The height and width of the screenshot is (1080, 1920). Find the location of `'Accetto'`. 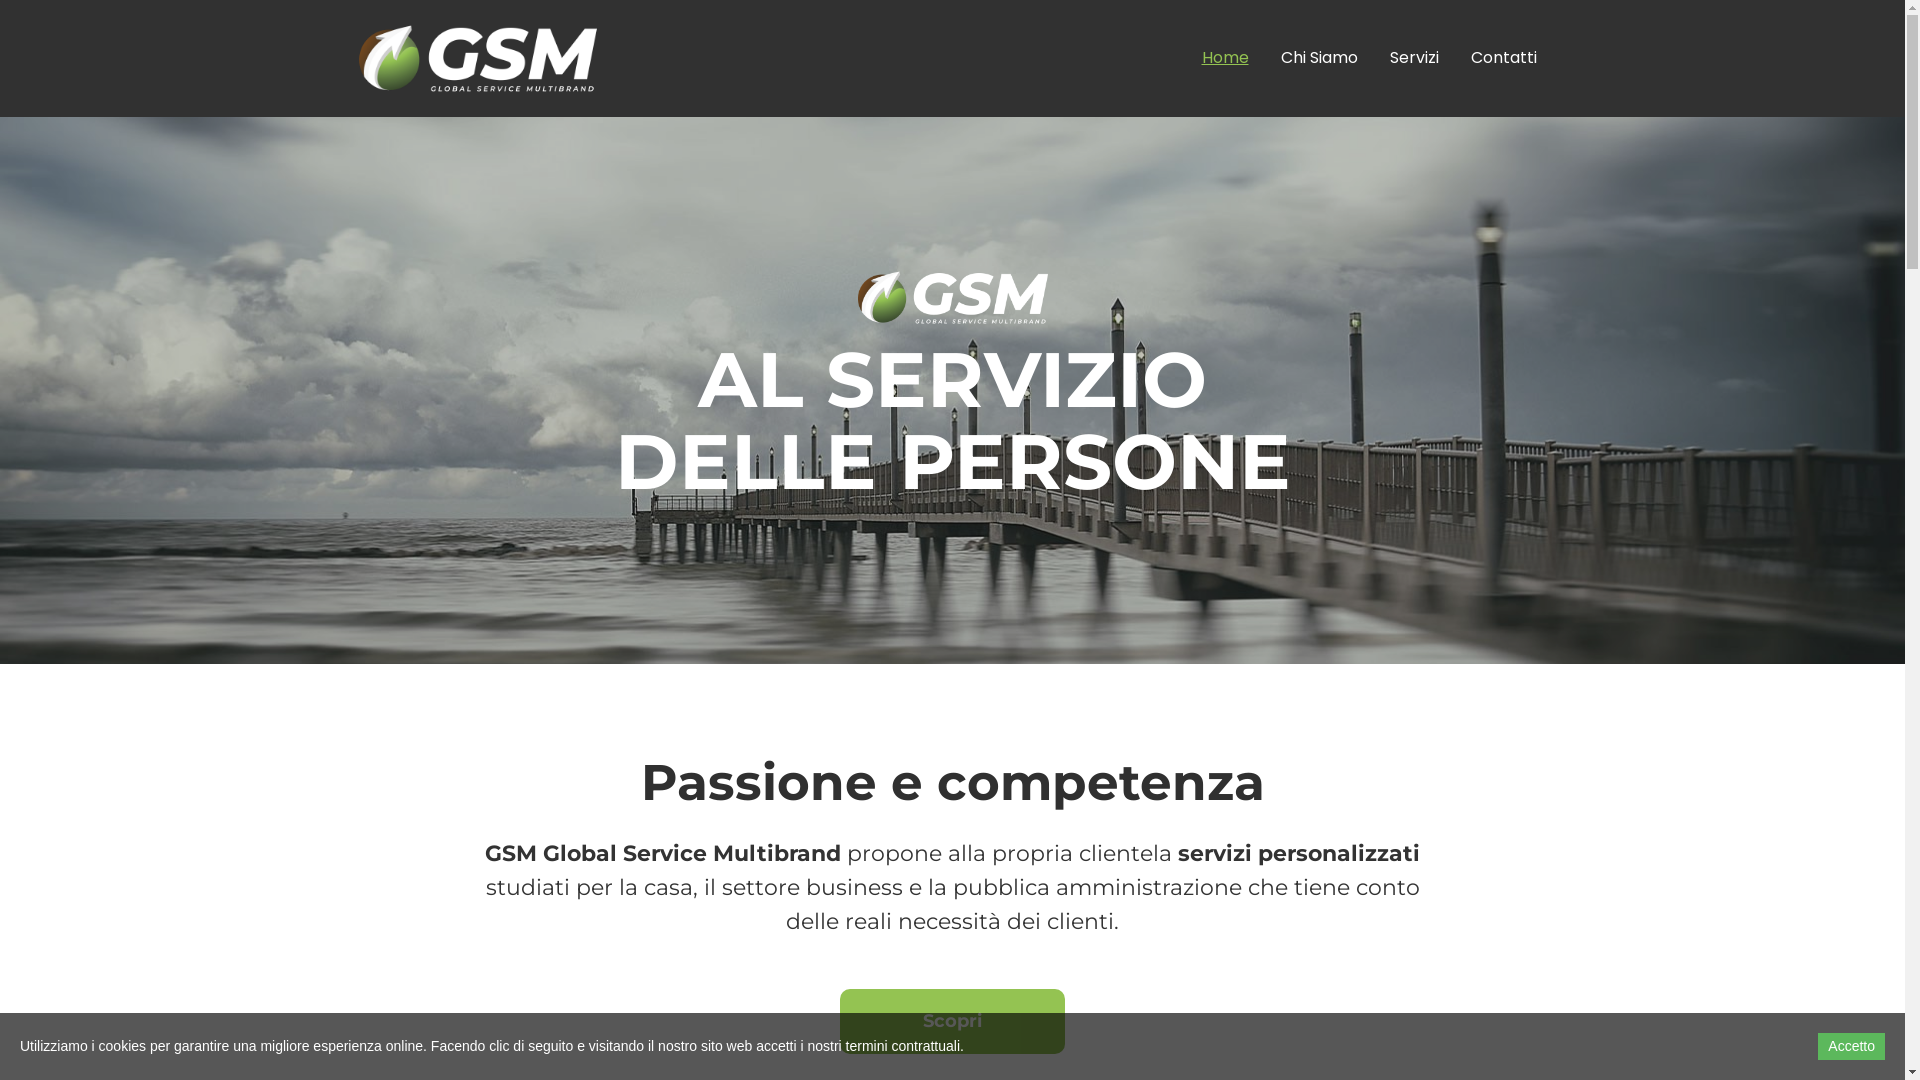

'Accetto' is located at coordinates (1850, 1045).